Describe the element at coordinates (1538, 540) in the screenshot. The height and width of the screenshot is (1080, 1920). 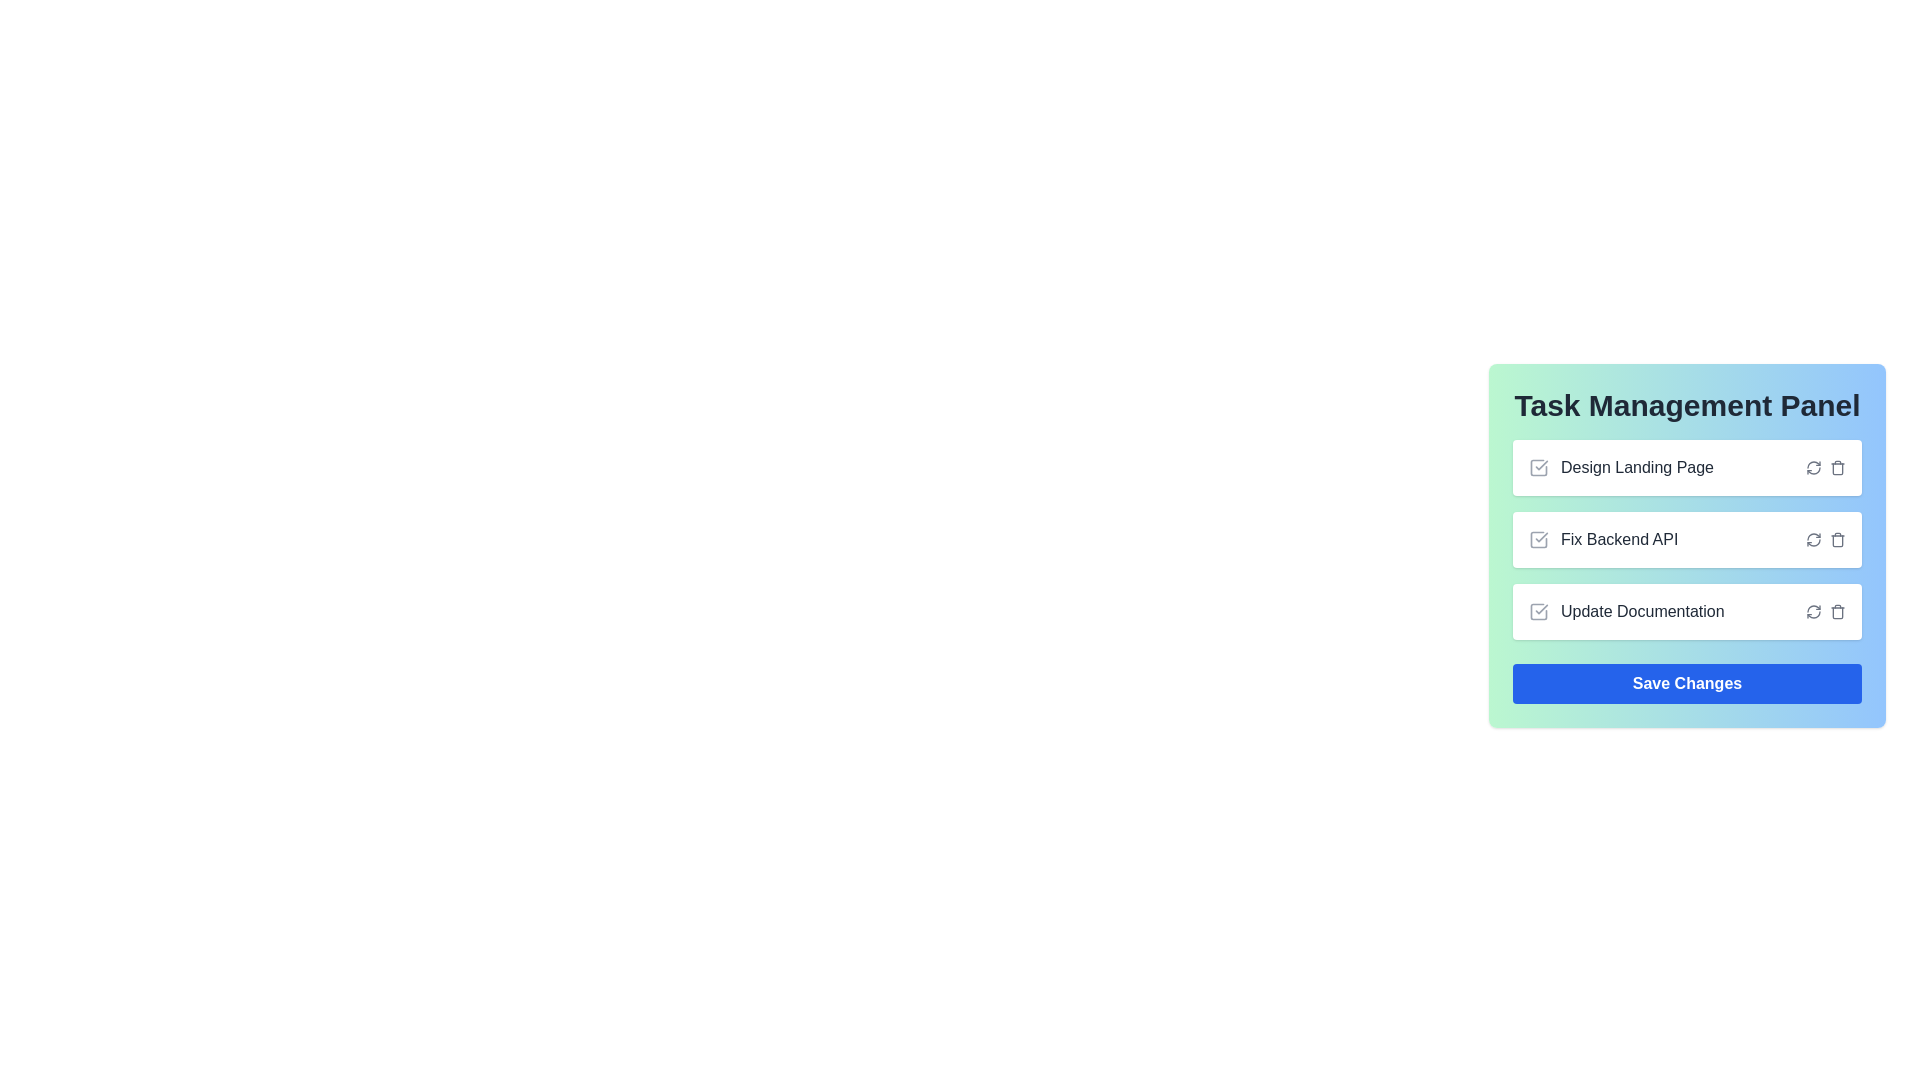
I see `the inactive checkbox-like indicator for the 'Fix Backend API' task in the Task Management Panel` at that location.